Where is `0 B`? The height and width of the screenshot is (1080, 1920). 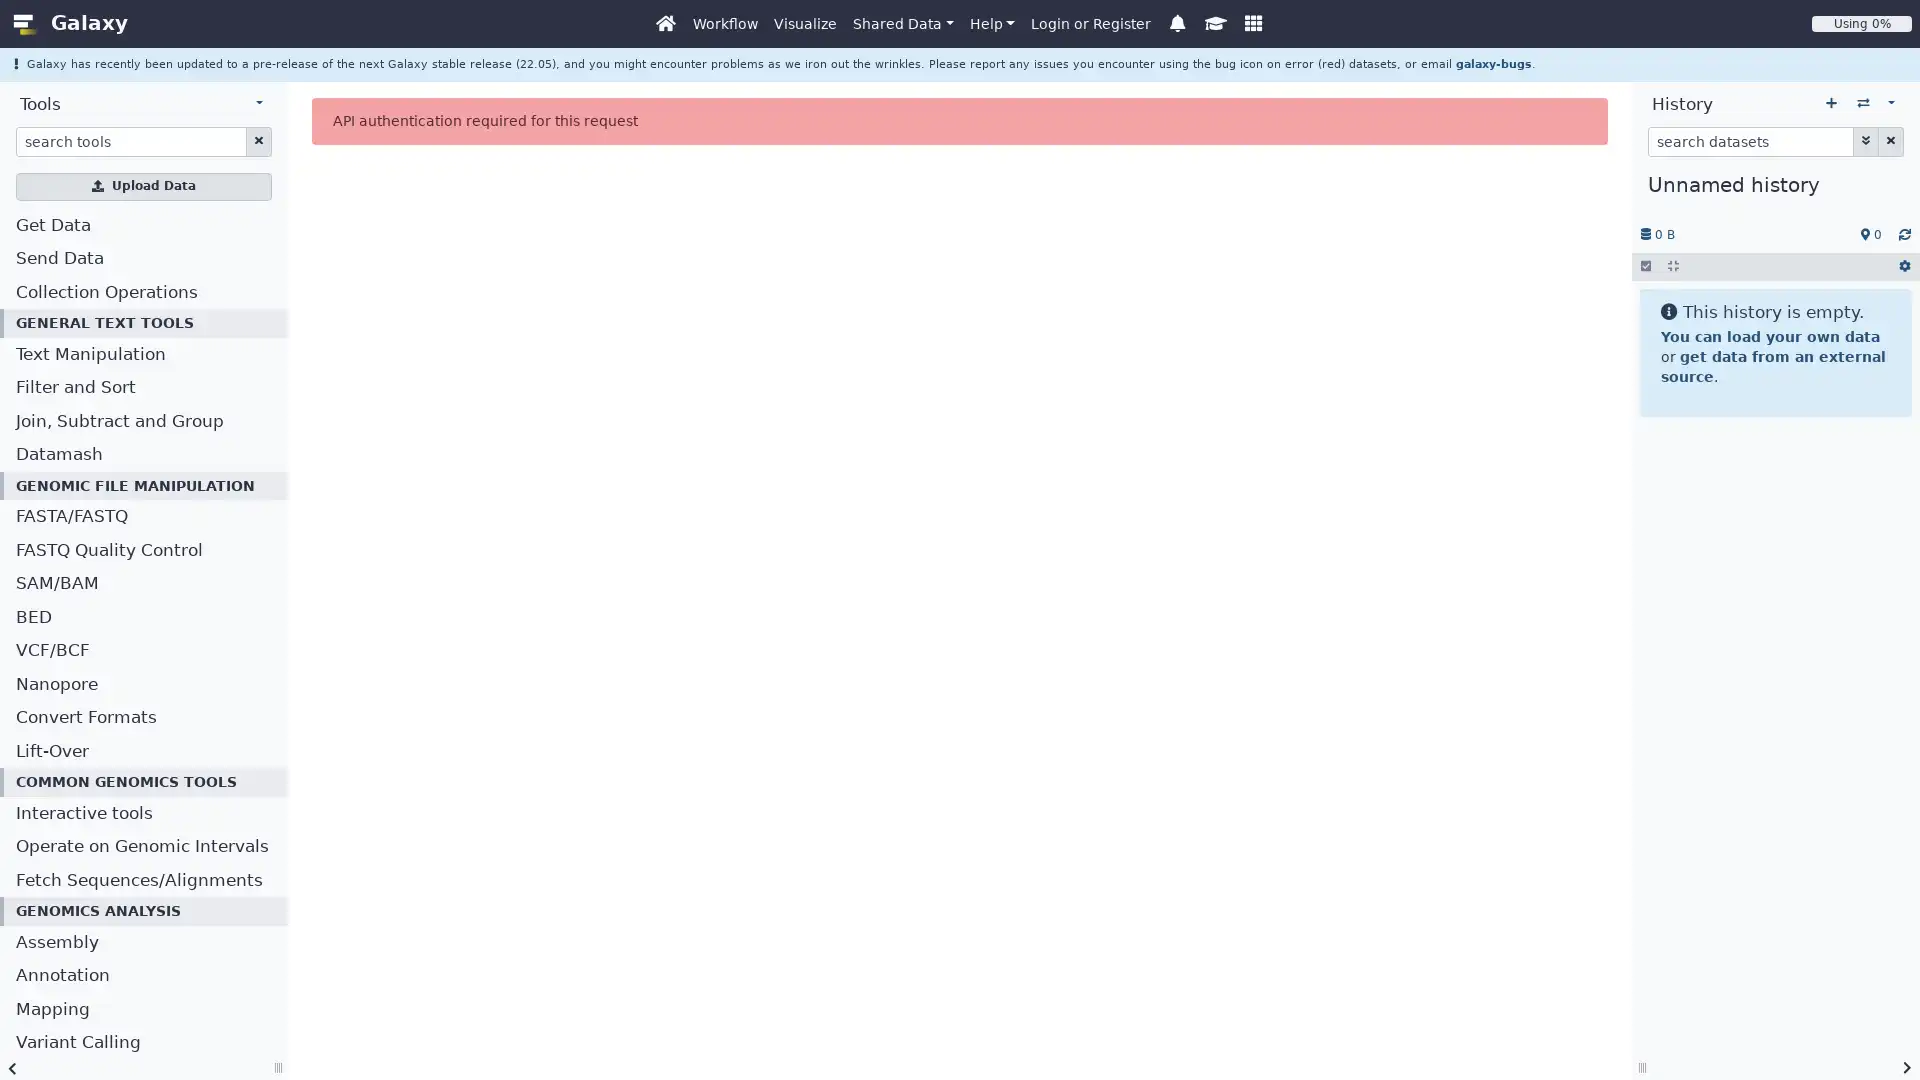 0 B is located at coordinates (1657, 234).